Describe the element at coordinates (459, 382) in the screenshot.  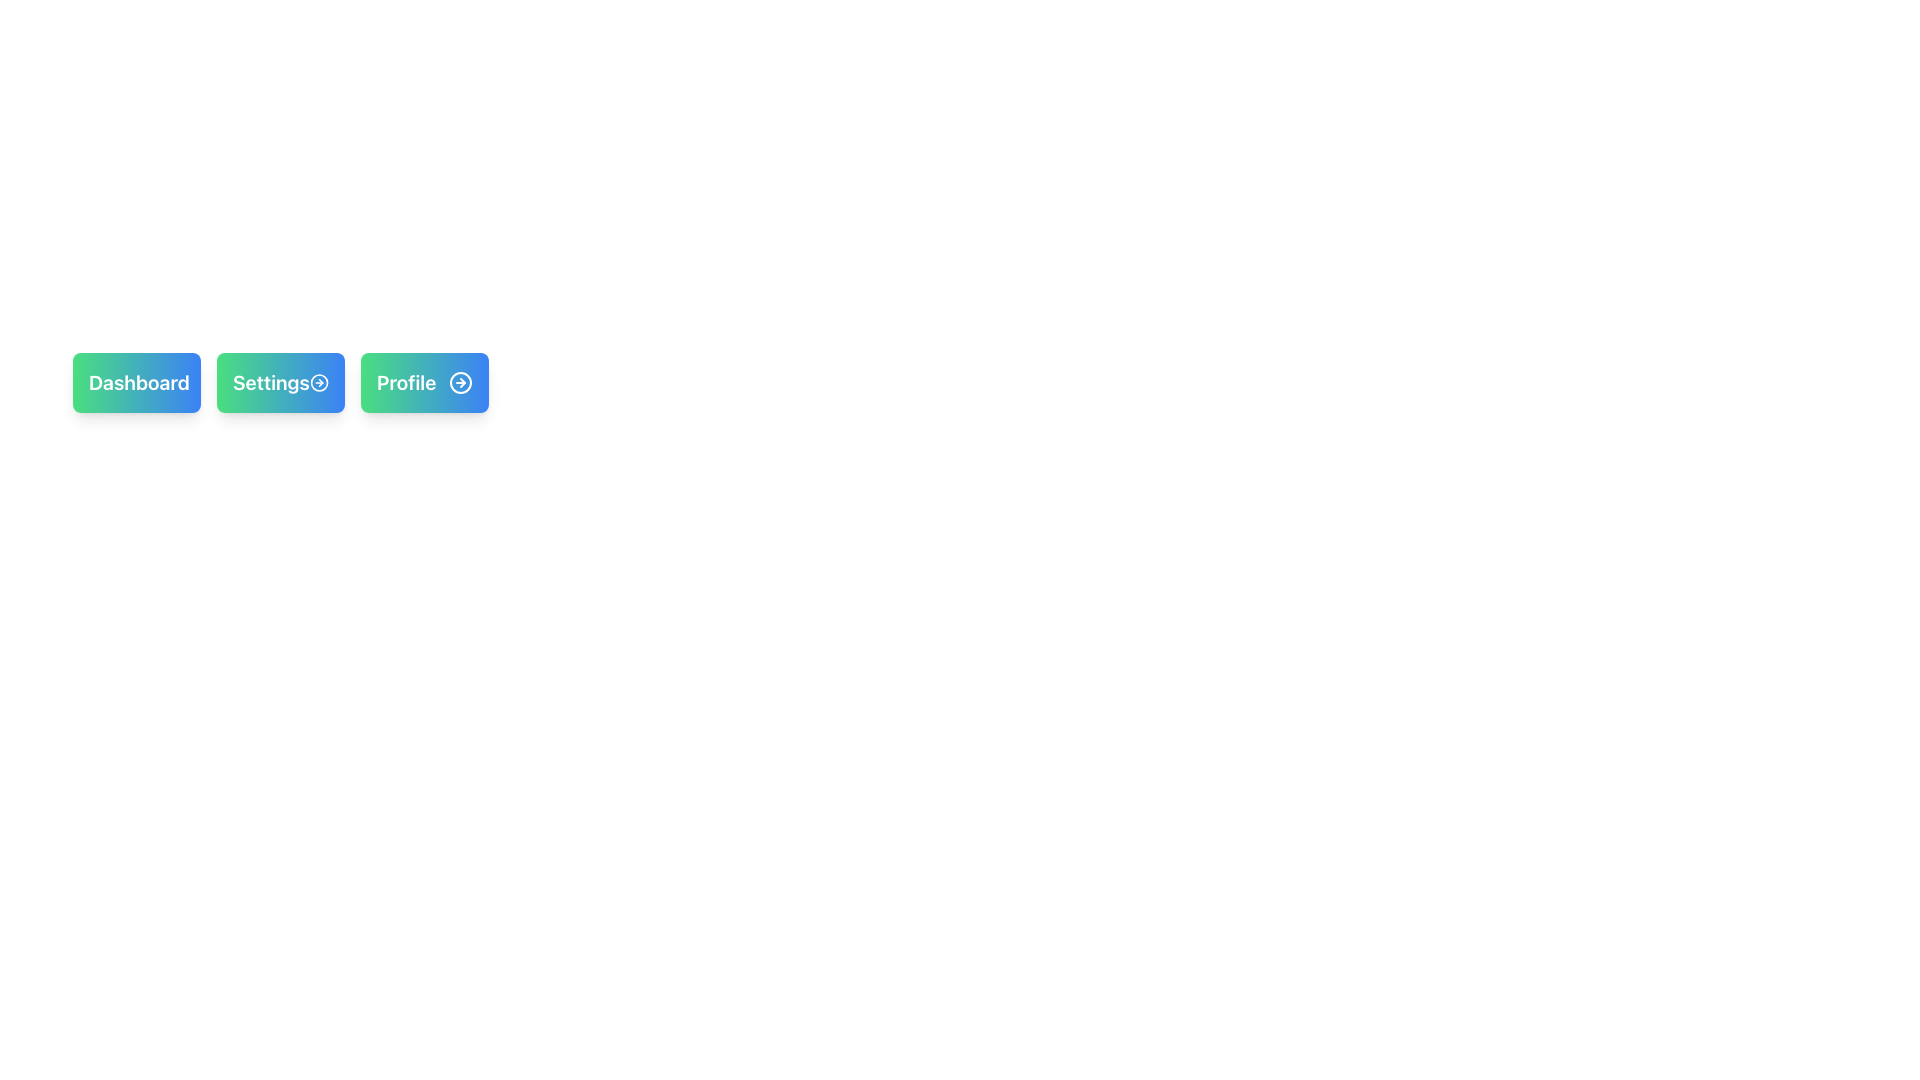
I see `the directional icon located to the right of the 'Profile' button` at that location.